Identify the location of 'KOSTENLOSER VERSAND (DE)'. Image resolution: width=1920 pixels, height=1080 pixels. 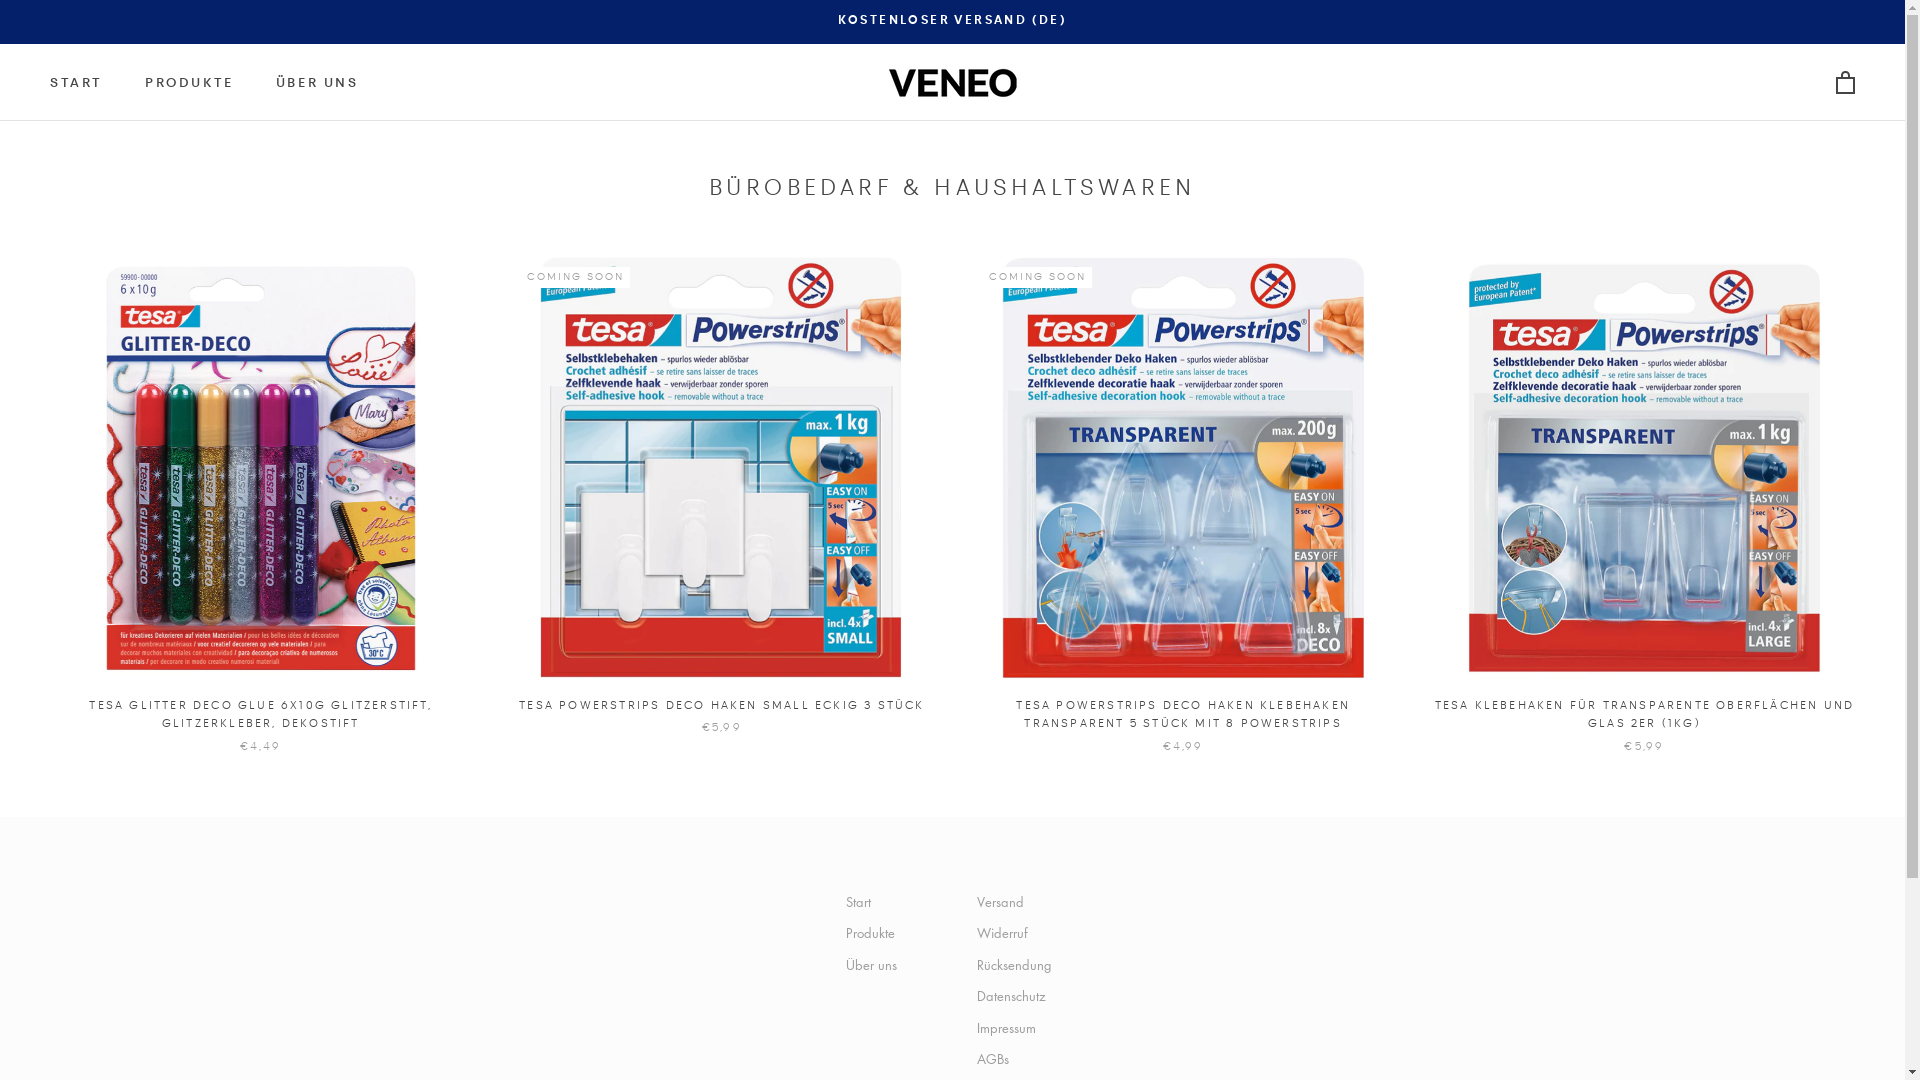
(952, 20).